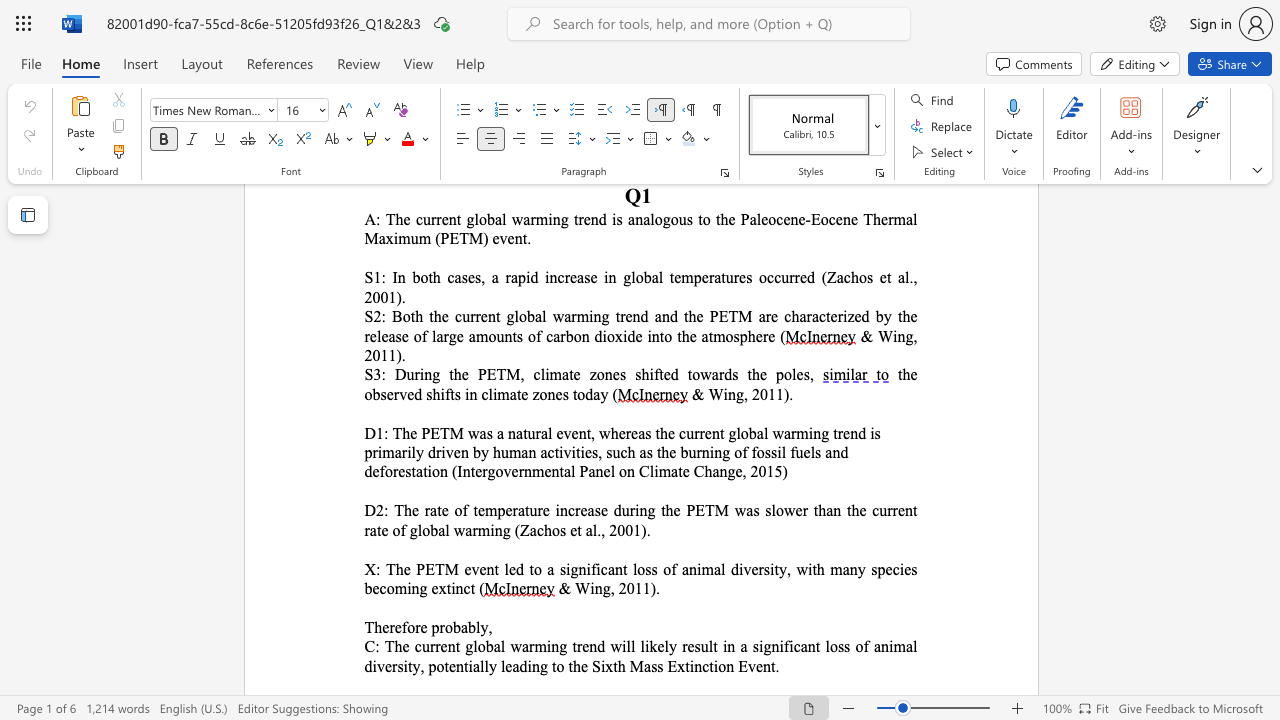  Describe the element at coordinates (429, 529) in the screenshot. I see `the subset text "bal w" within the text "ncrease during the PETM was slower than the current rate of global warming (Zachos et al., 2001)."` at that location.